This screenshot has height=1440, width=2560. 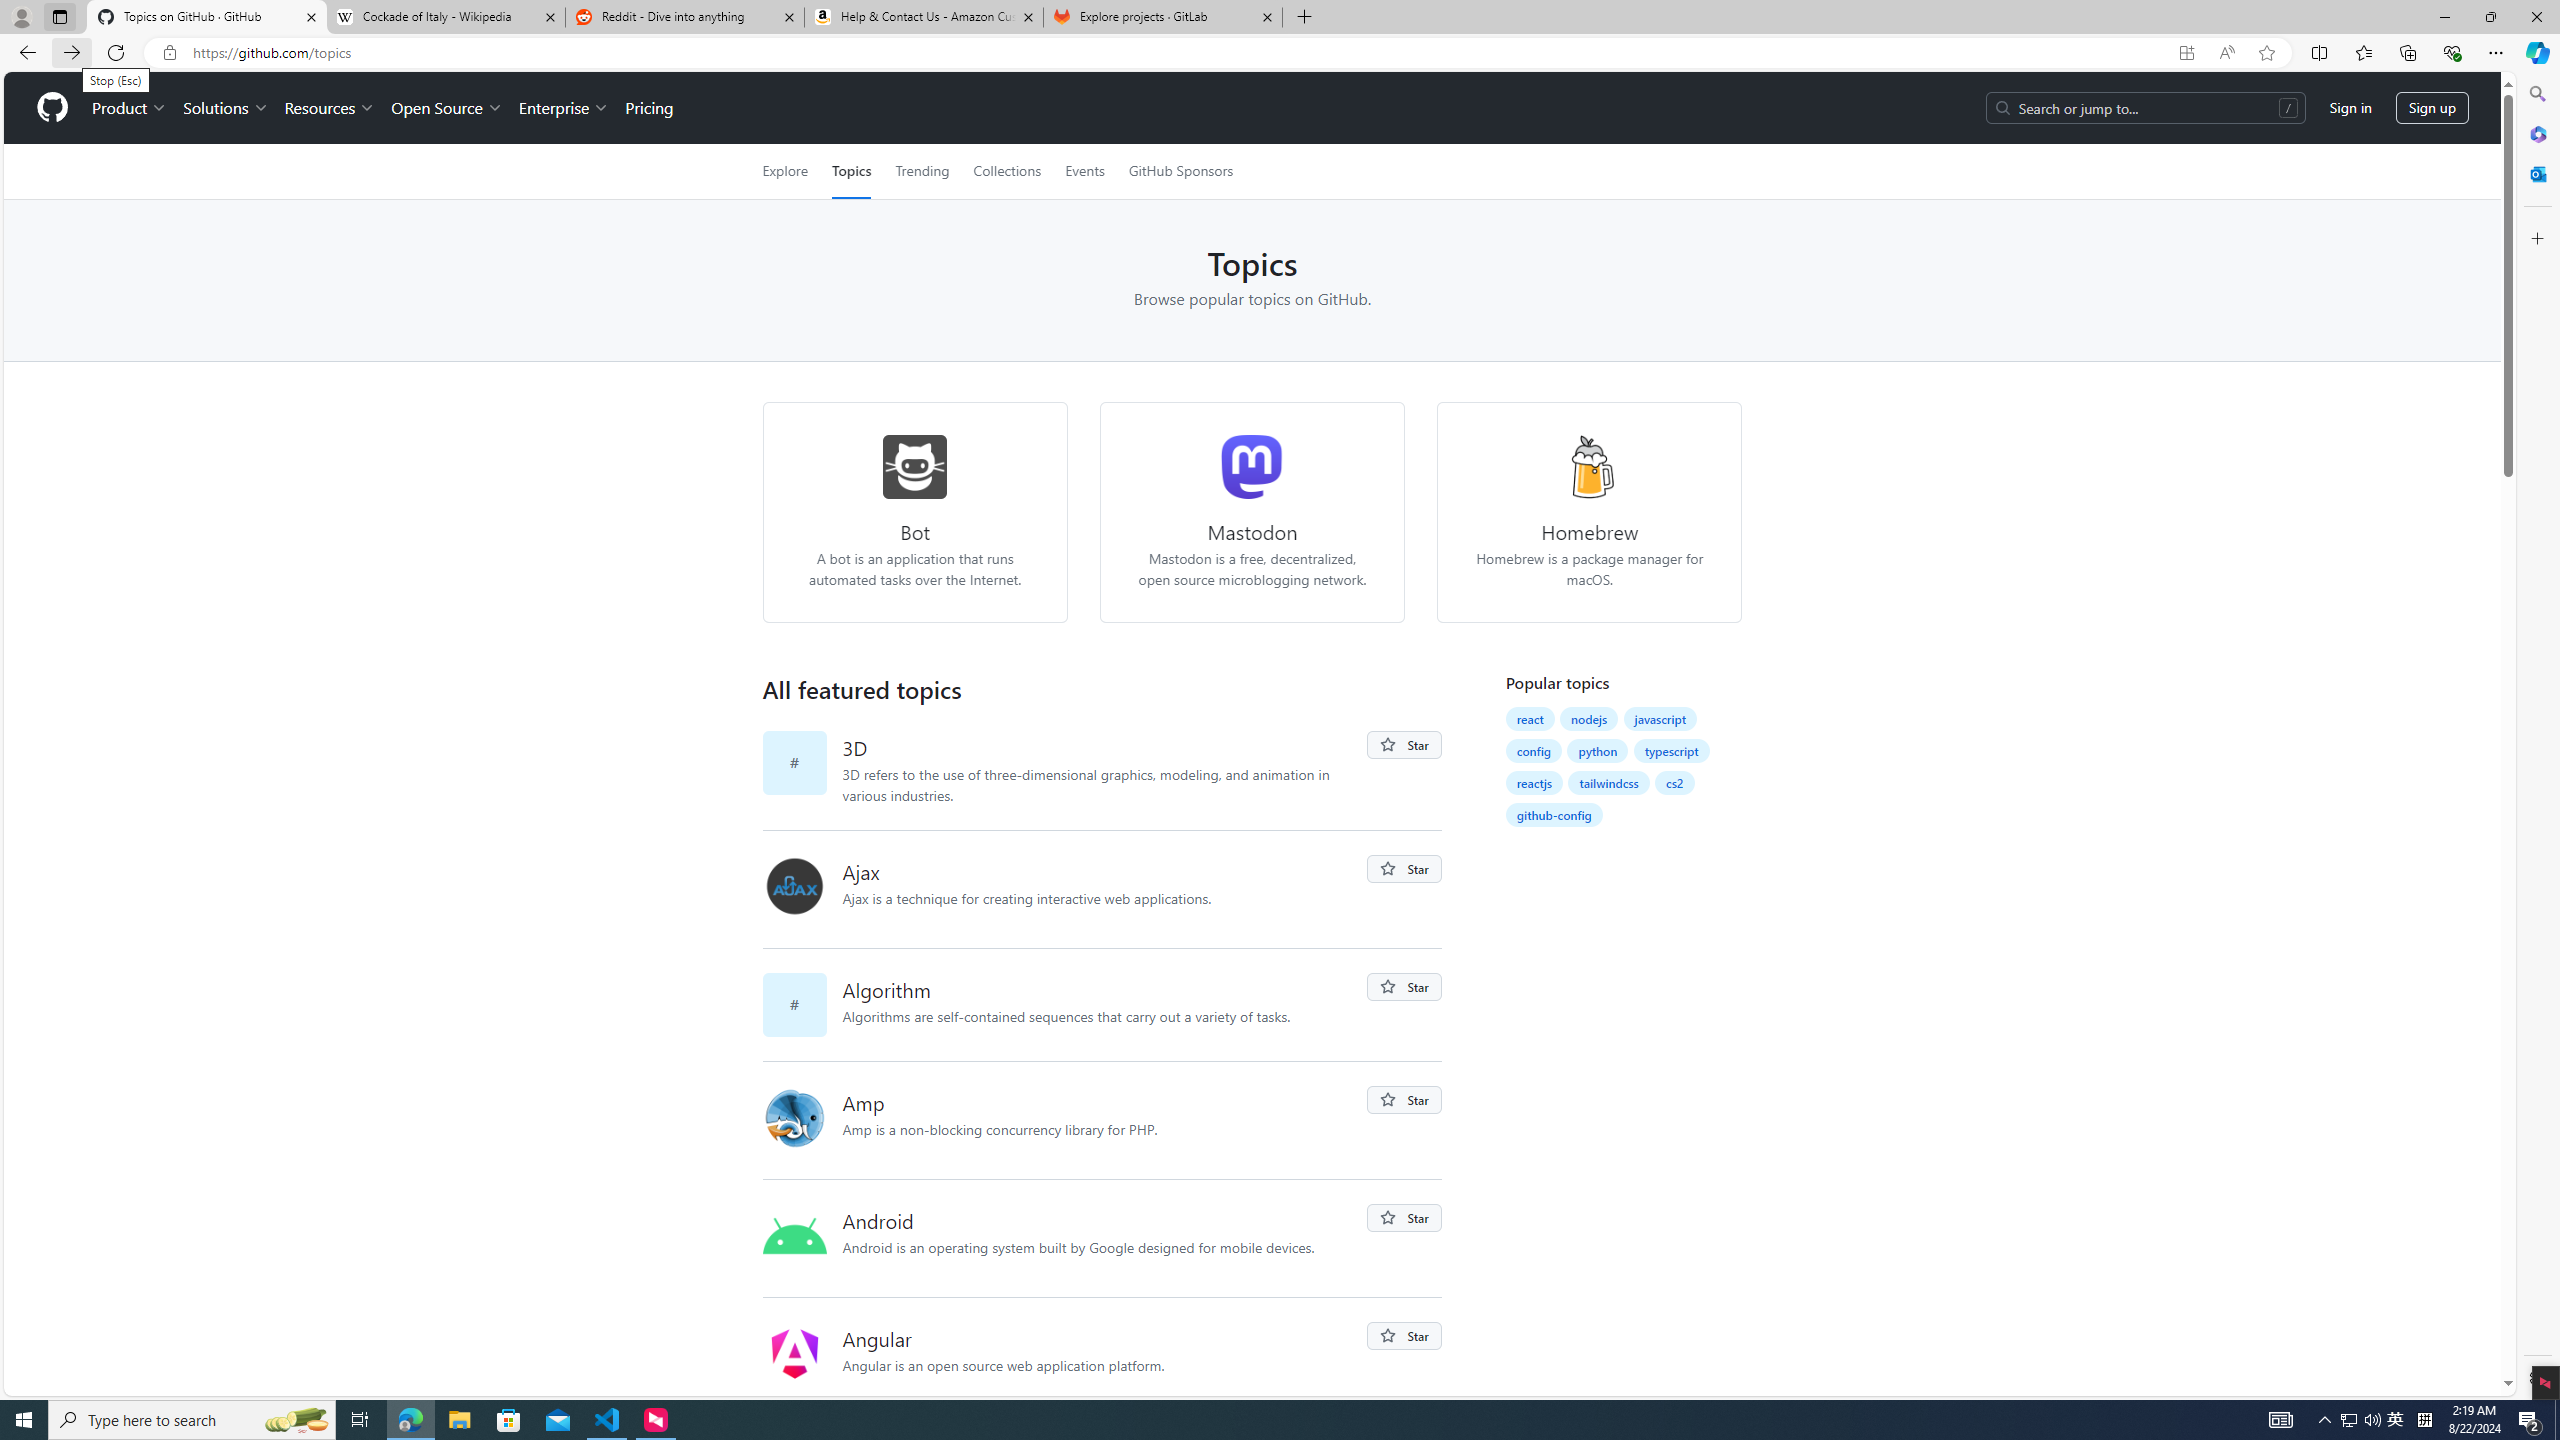 What do you see at coordinates (448, 107) in the screenshot?
I see `'Open Source'` at bounding box center [448, 107].